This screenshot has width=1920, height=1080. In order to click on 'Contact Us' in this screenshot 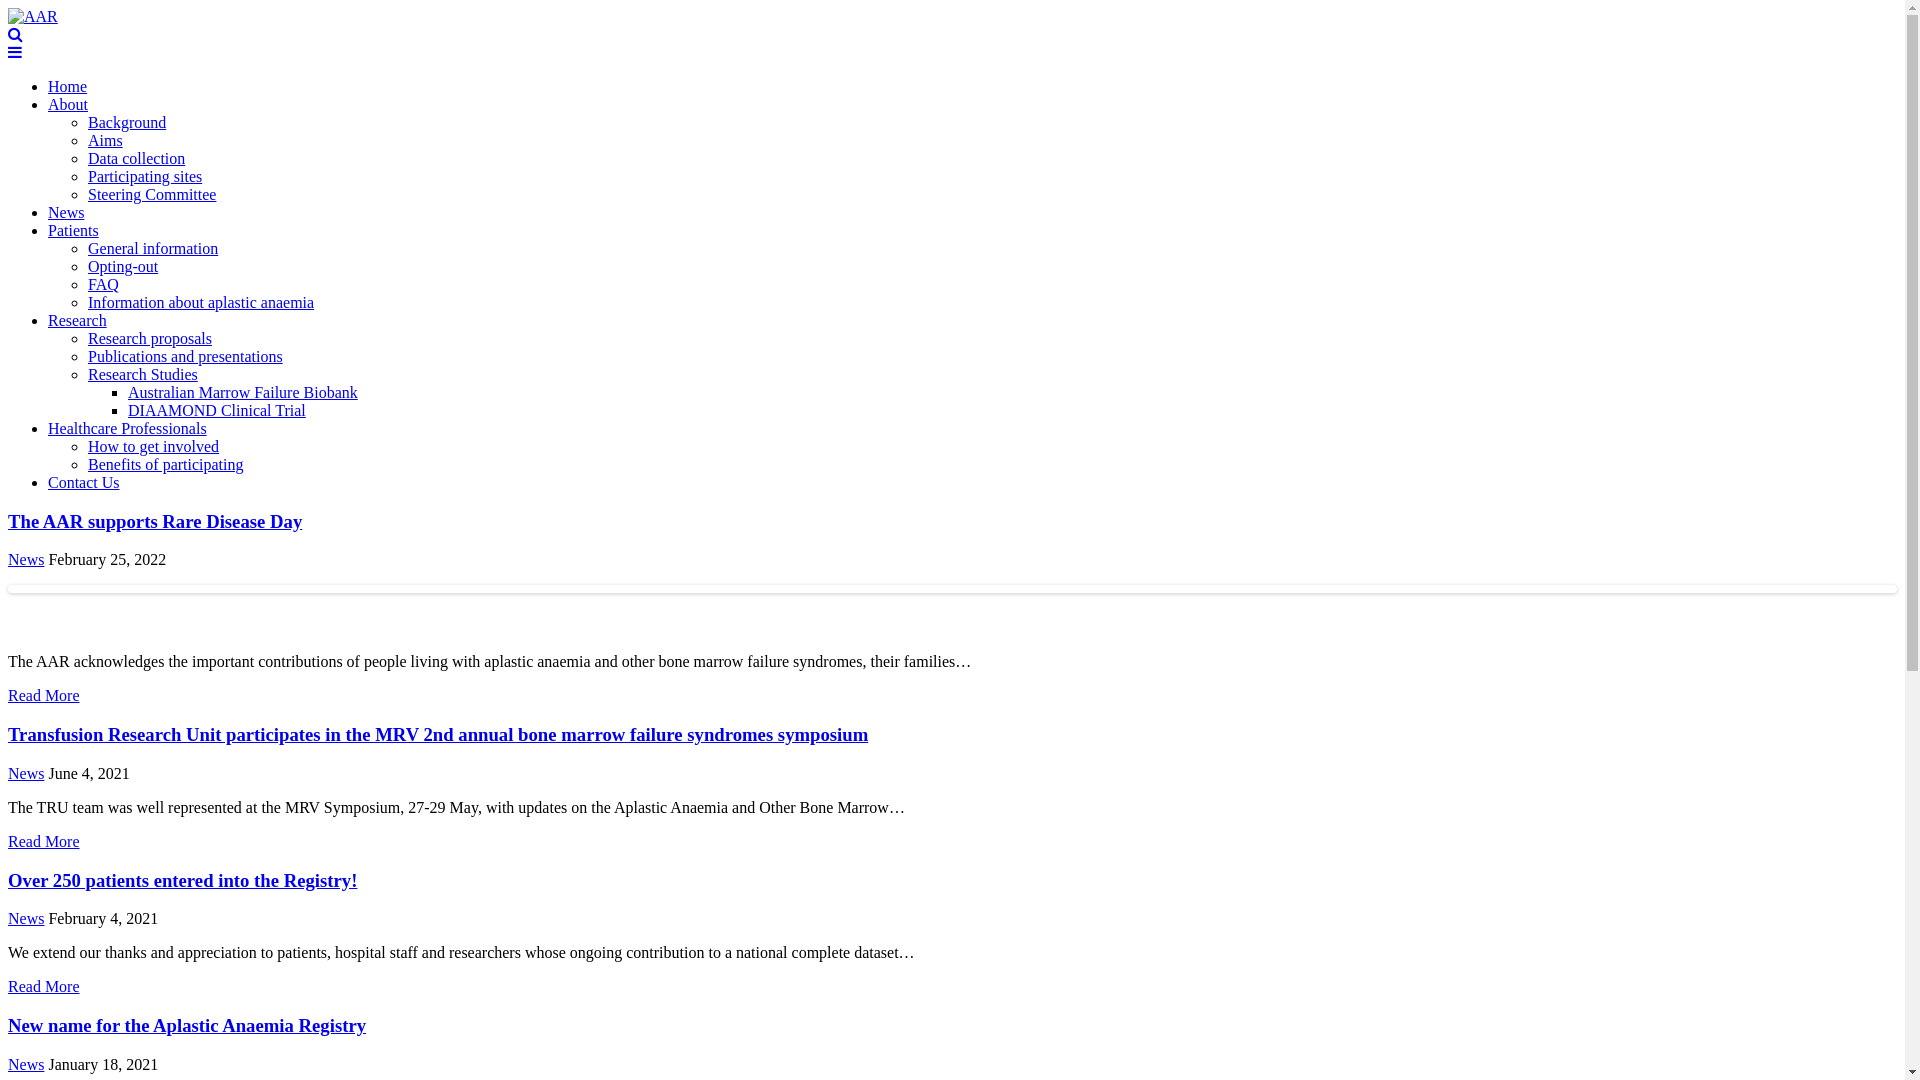, I will do `click(82, 482)`.